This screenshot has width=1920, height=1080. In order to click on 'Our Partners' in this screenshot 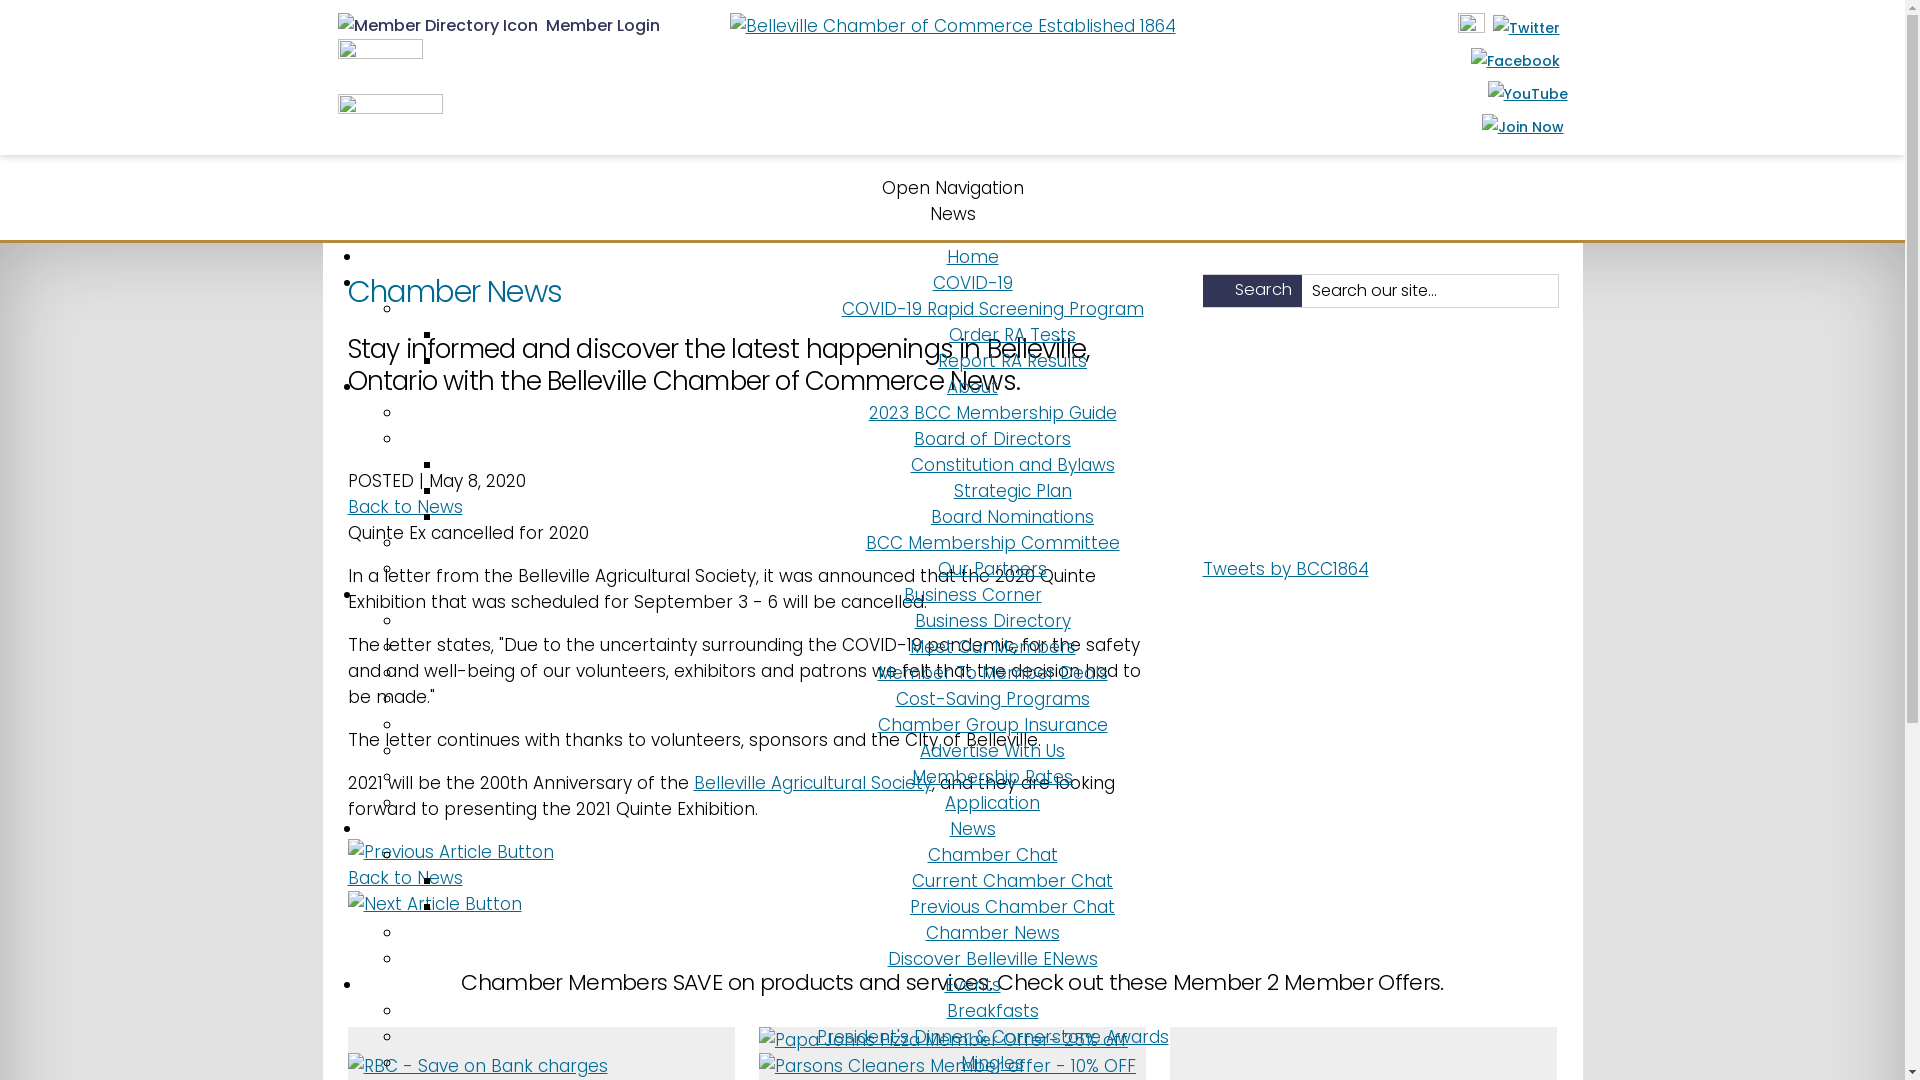, I will do `click(936, 569)`.